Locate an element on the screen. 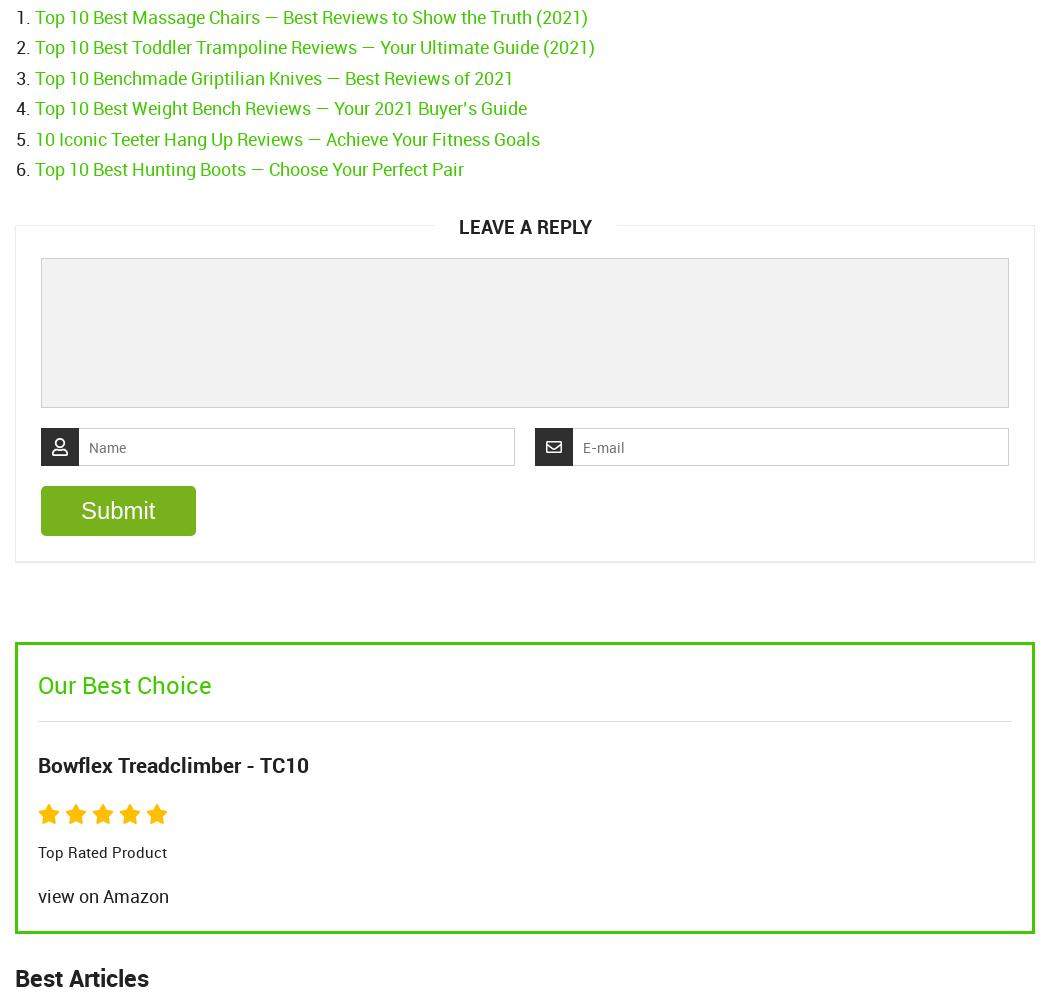 Image resolution: width=1050 pixels, height=1008 pixels. 'Top 10 Best Massage Chairs — Best Reviews to Show the Truth (2021)' is located at coordinates (311, 16).